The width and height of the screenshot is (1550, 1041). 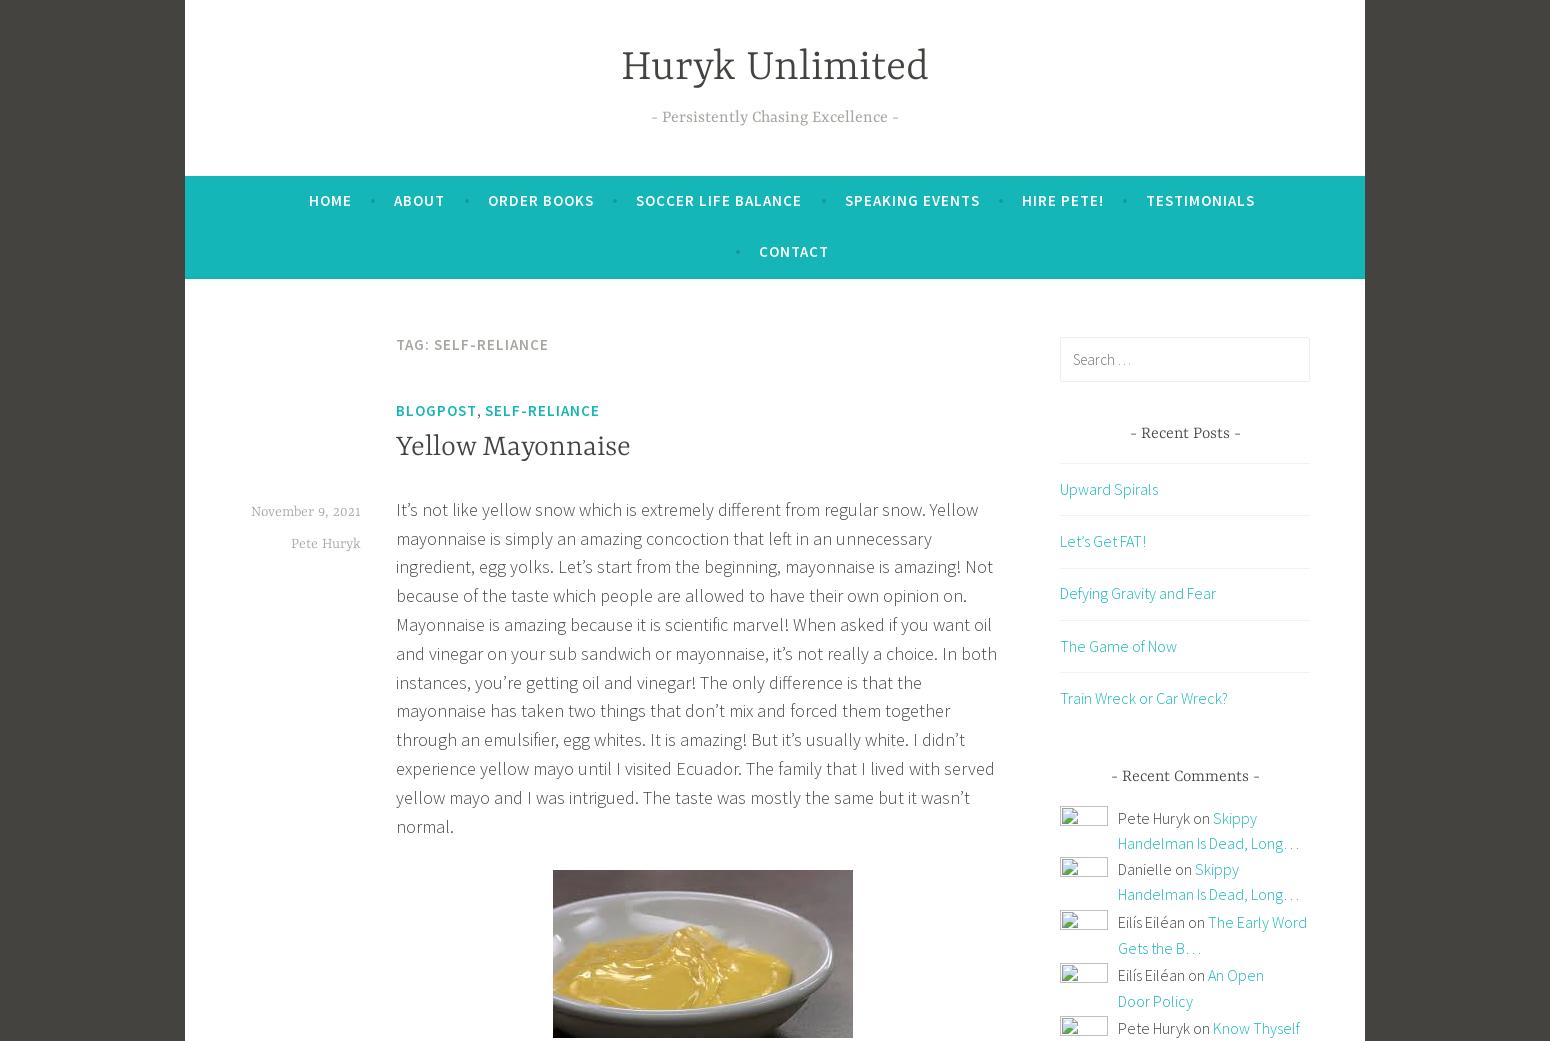 I want to click on 'Upward Spirals', so click(x=1108, y=487).